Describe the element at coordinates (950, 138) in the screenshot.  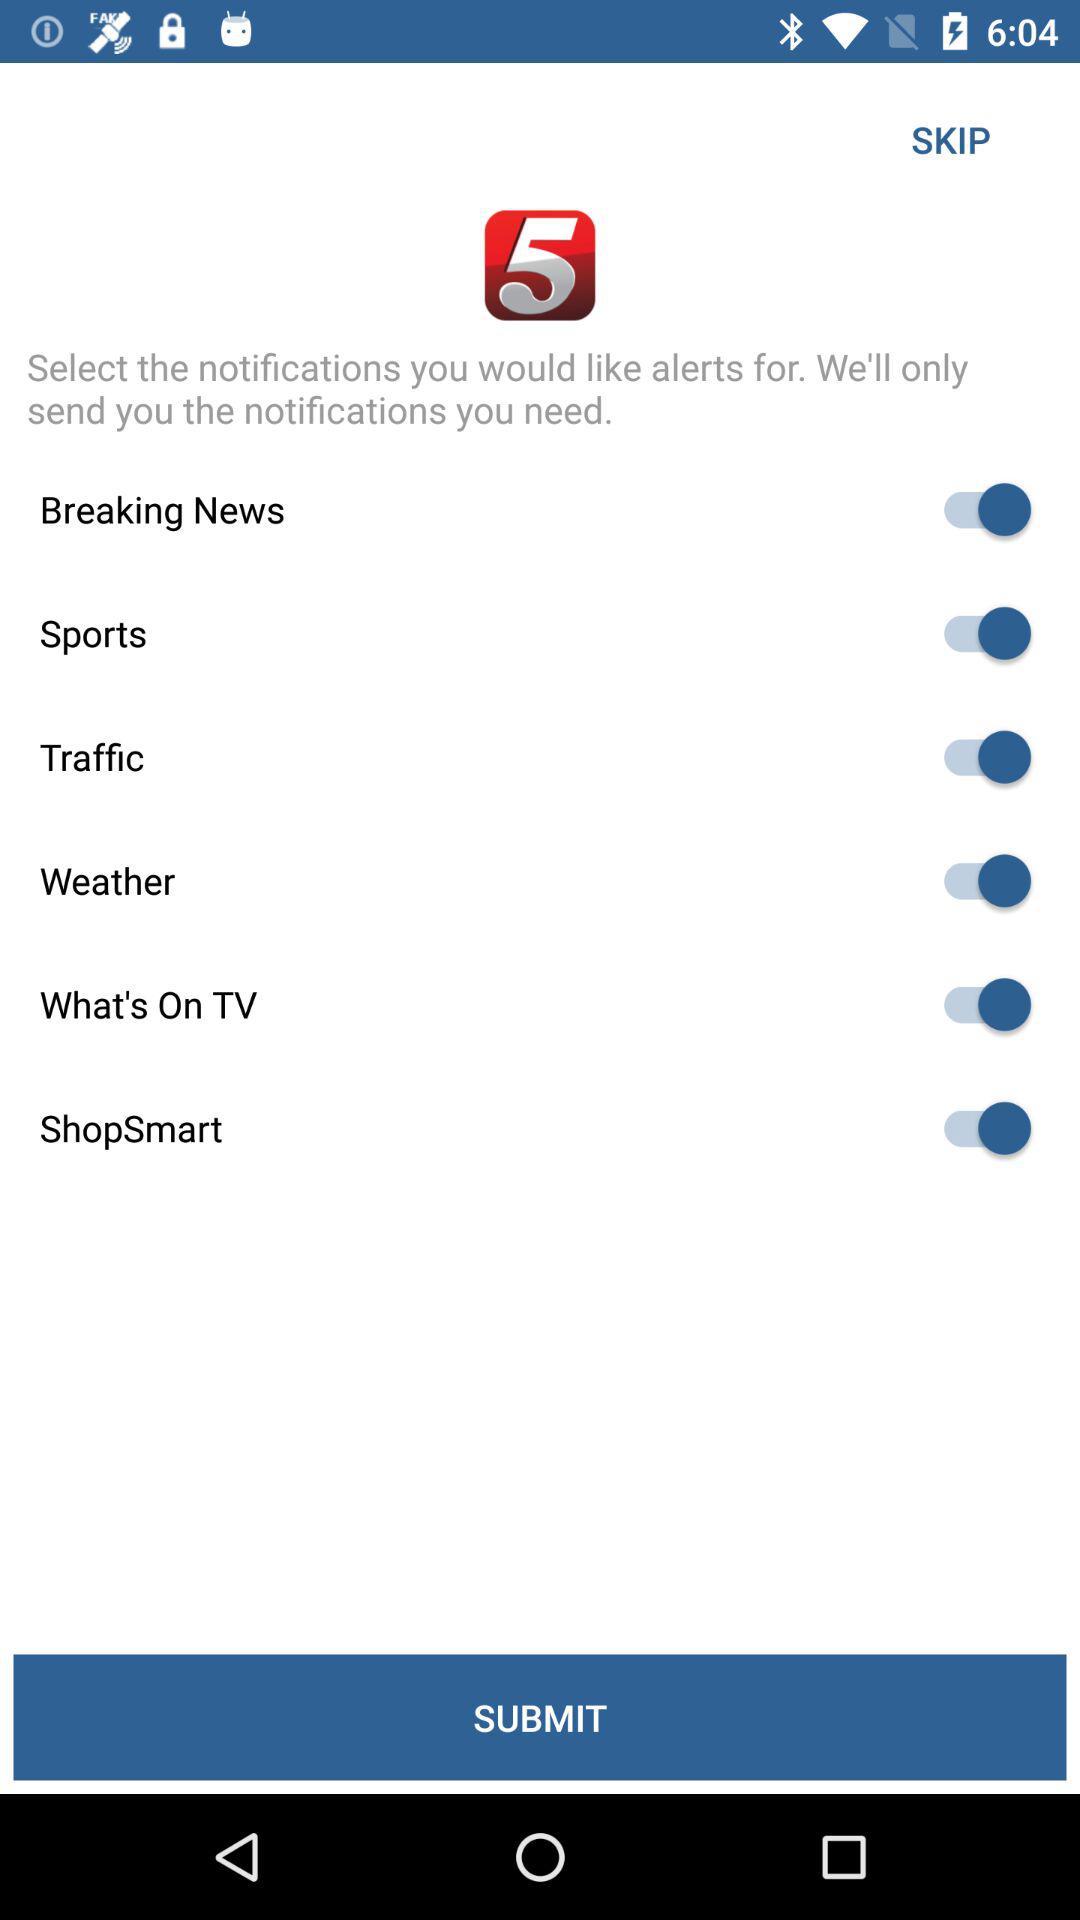
I see `the skip item` at that location.